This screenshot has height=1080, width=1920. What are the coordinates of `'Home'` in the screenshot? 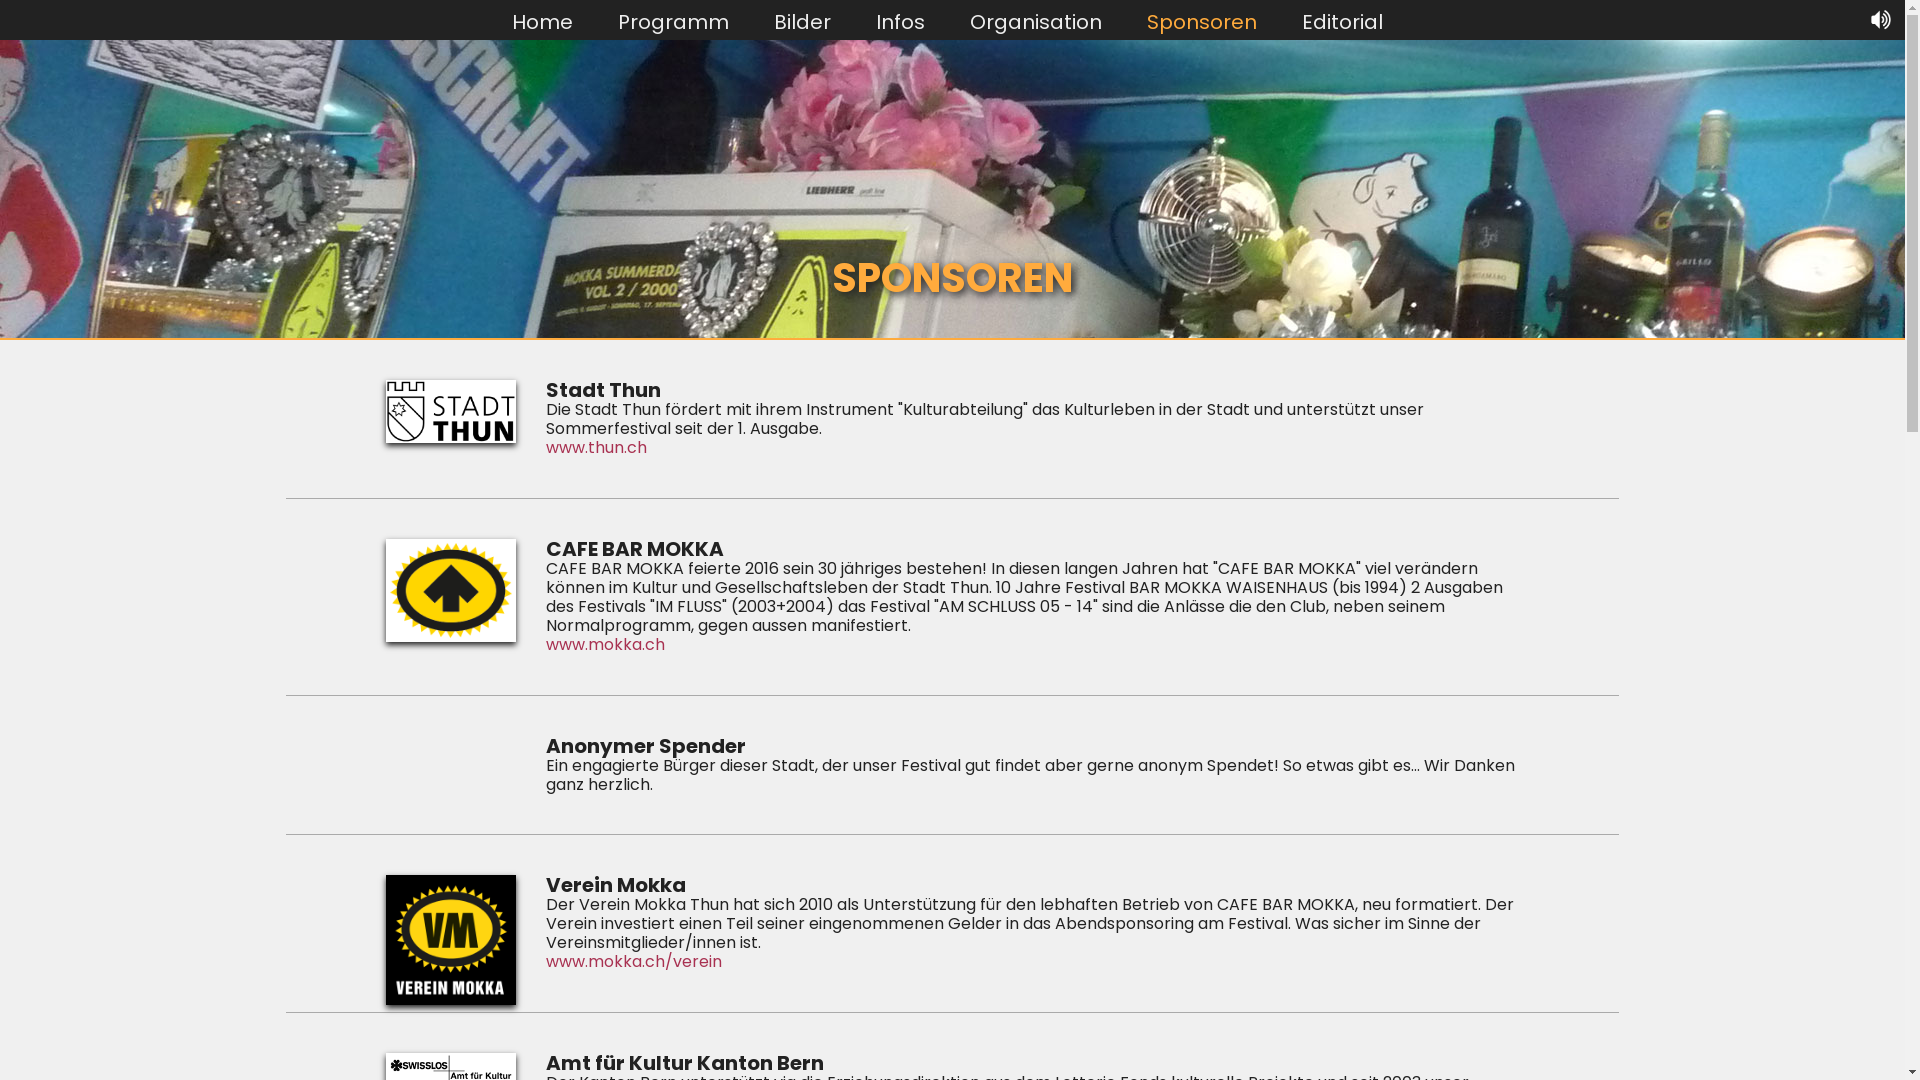 It's located at (542, 20).